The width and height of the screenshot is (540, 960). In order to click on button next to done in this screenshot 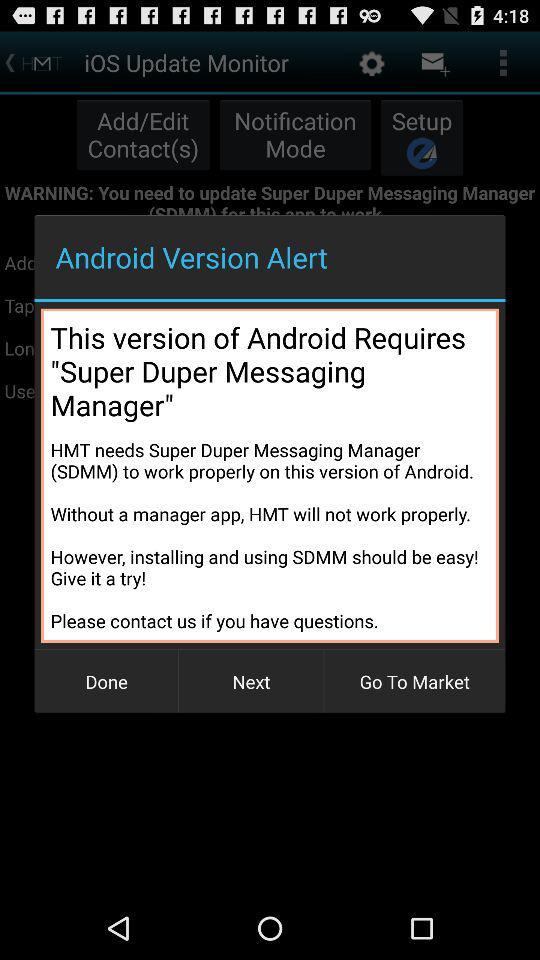, I will do `click(251, 681)`.